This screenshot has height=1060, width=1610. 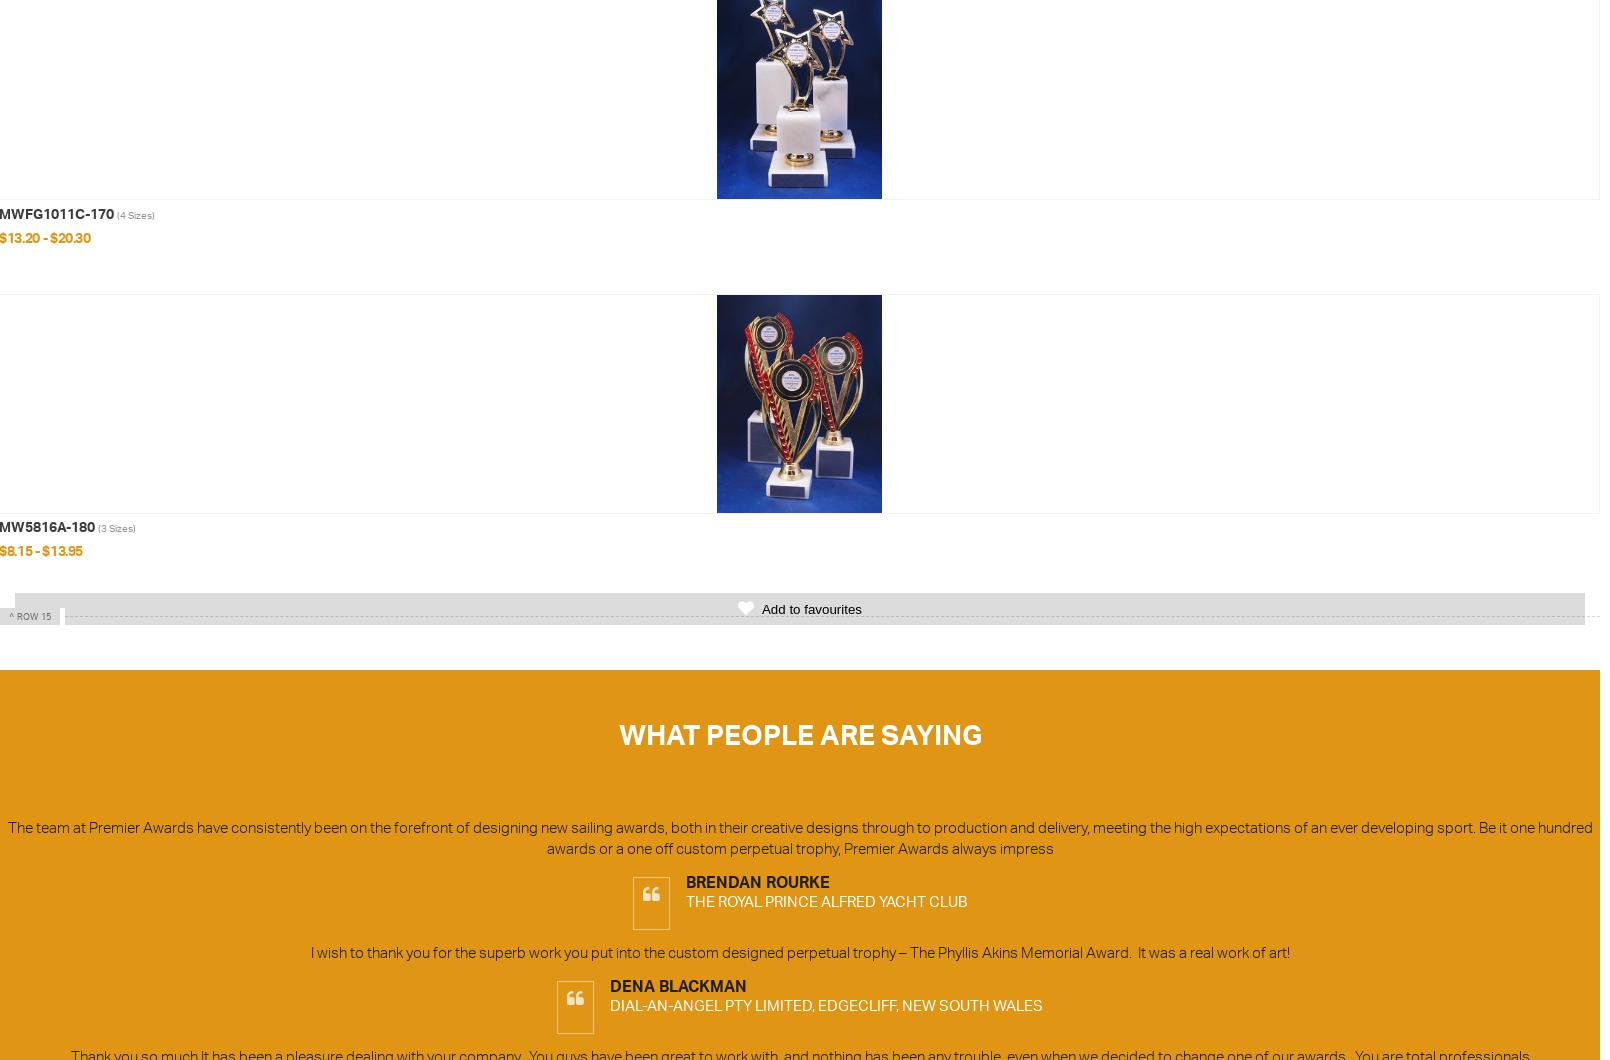 What do you see at coordinates (99, 526) in the screenshot?
I see `'3 Sizes'` at bounding box center [99, 526].